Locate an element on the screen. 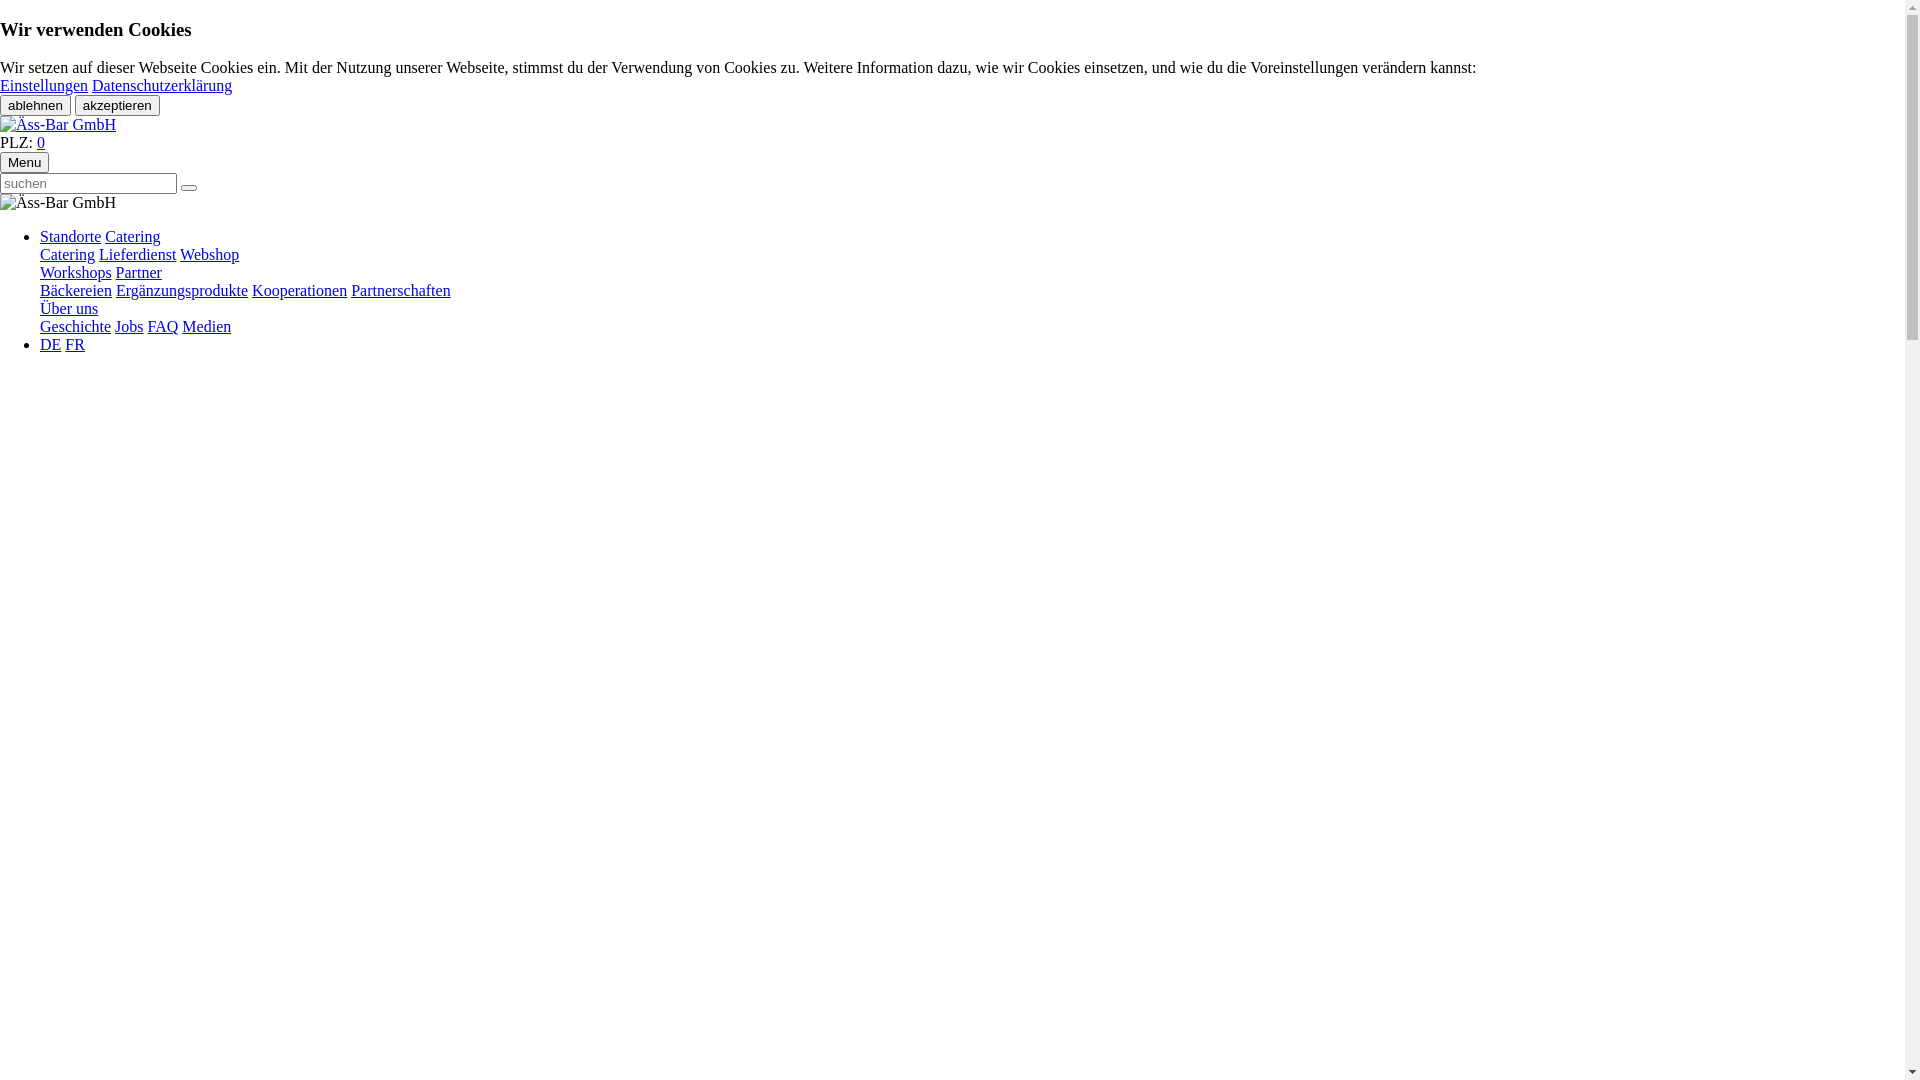 This screenshot has width=1920, height=1080. 'Lieferdienst' is located at coordinates (98, 253).